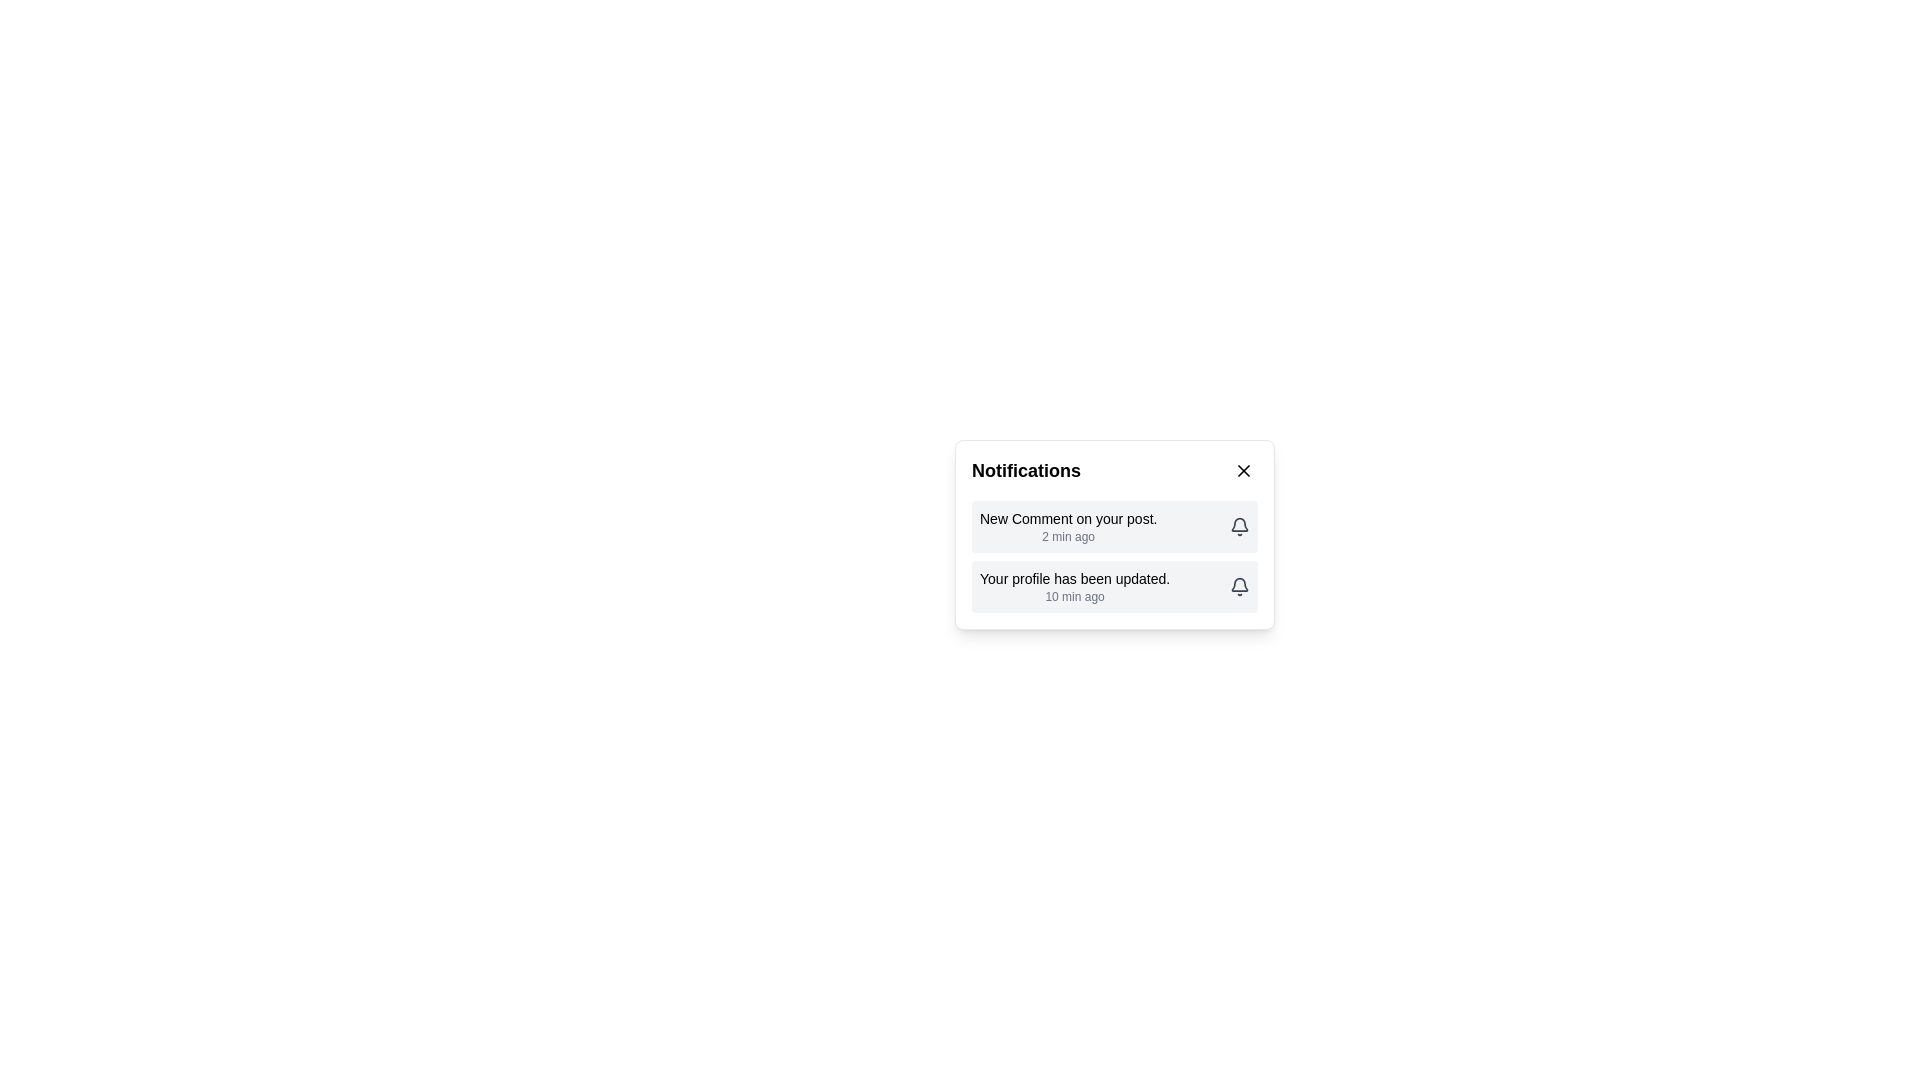 The width and height of the screenshot is (1920, 1080). What do you see at coordinates (1067, 518) in the screenshot?
I see `the static text element that displays 'New Comment on your post.' in the notifications panel` at bounding box center [1067, 518].